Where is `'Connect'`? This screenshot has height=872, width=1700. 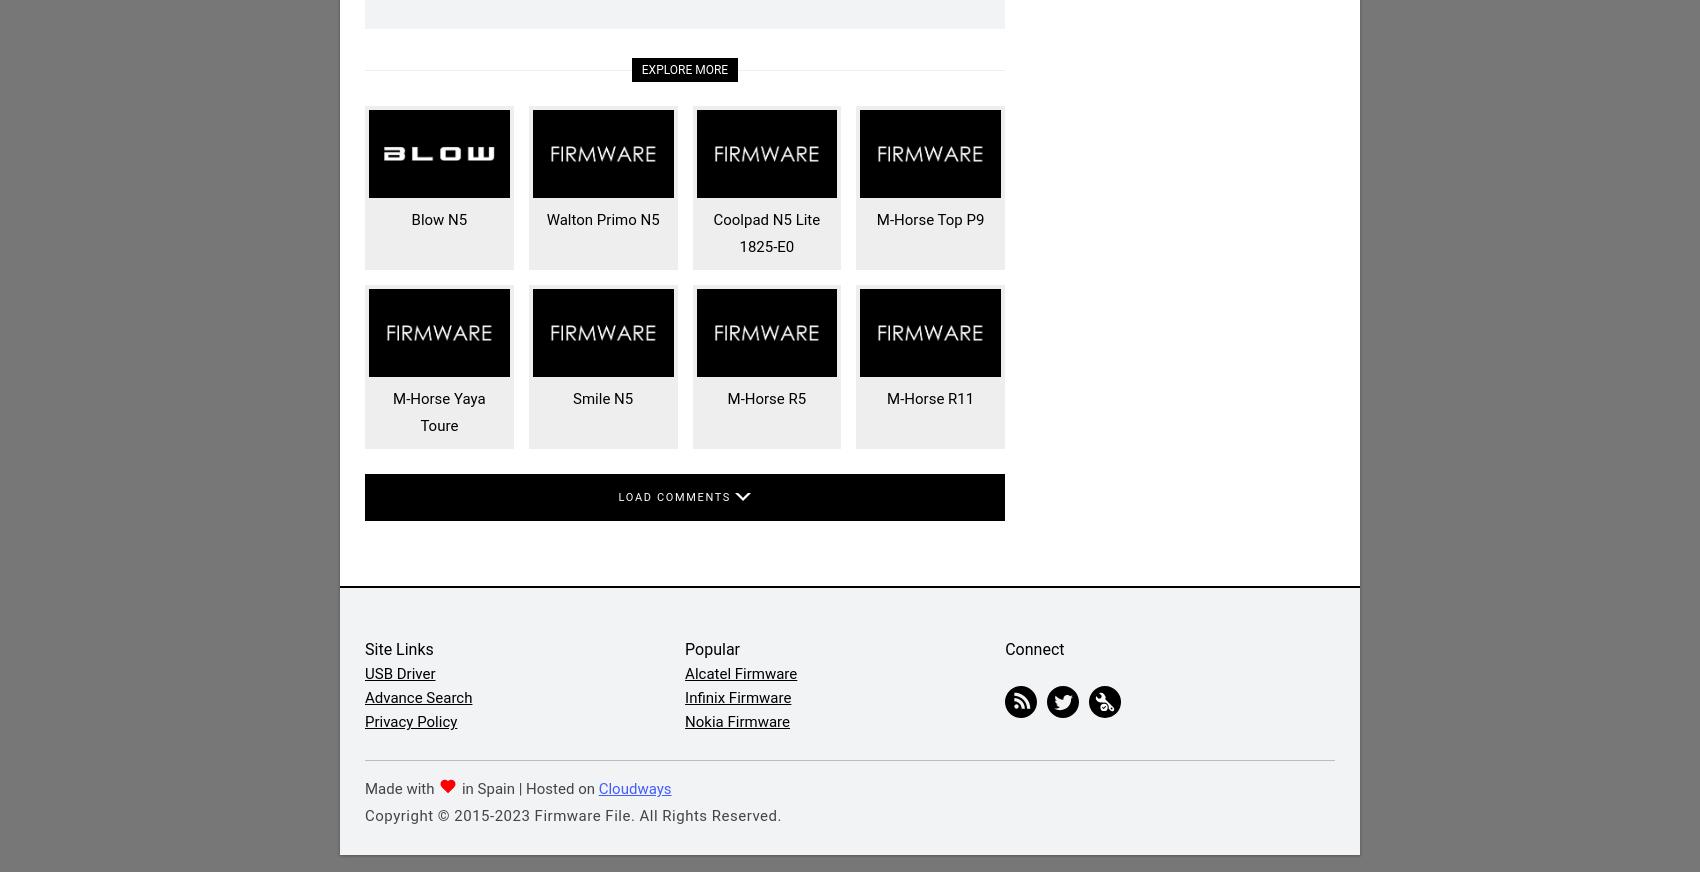 'Connect' is located at coordinates (1033, 649).